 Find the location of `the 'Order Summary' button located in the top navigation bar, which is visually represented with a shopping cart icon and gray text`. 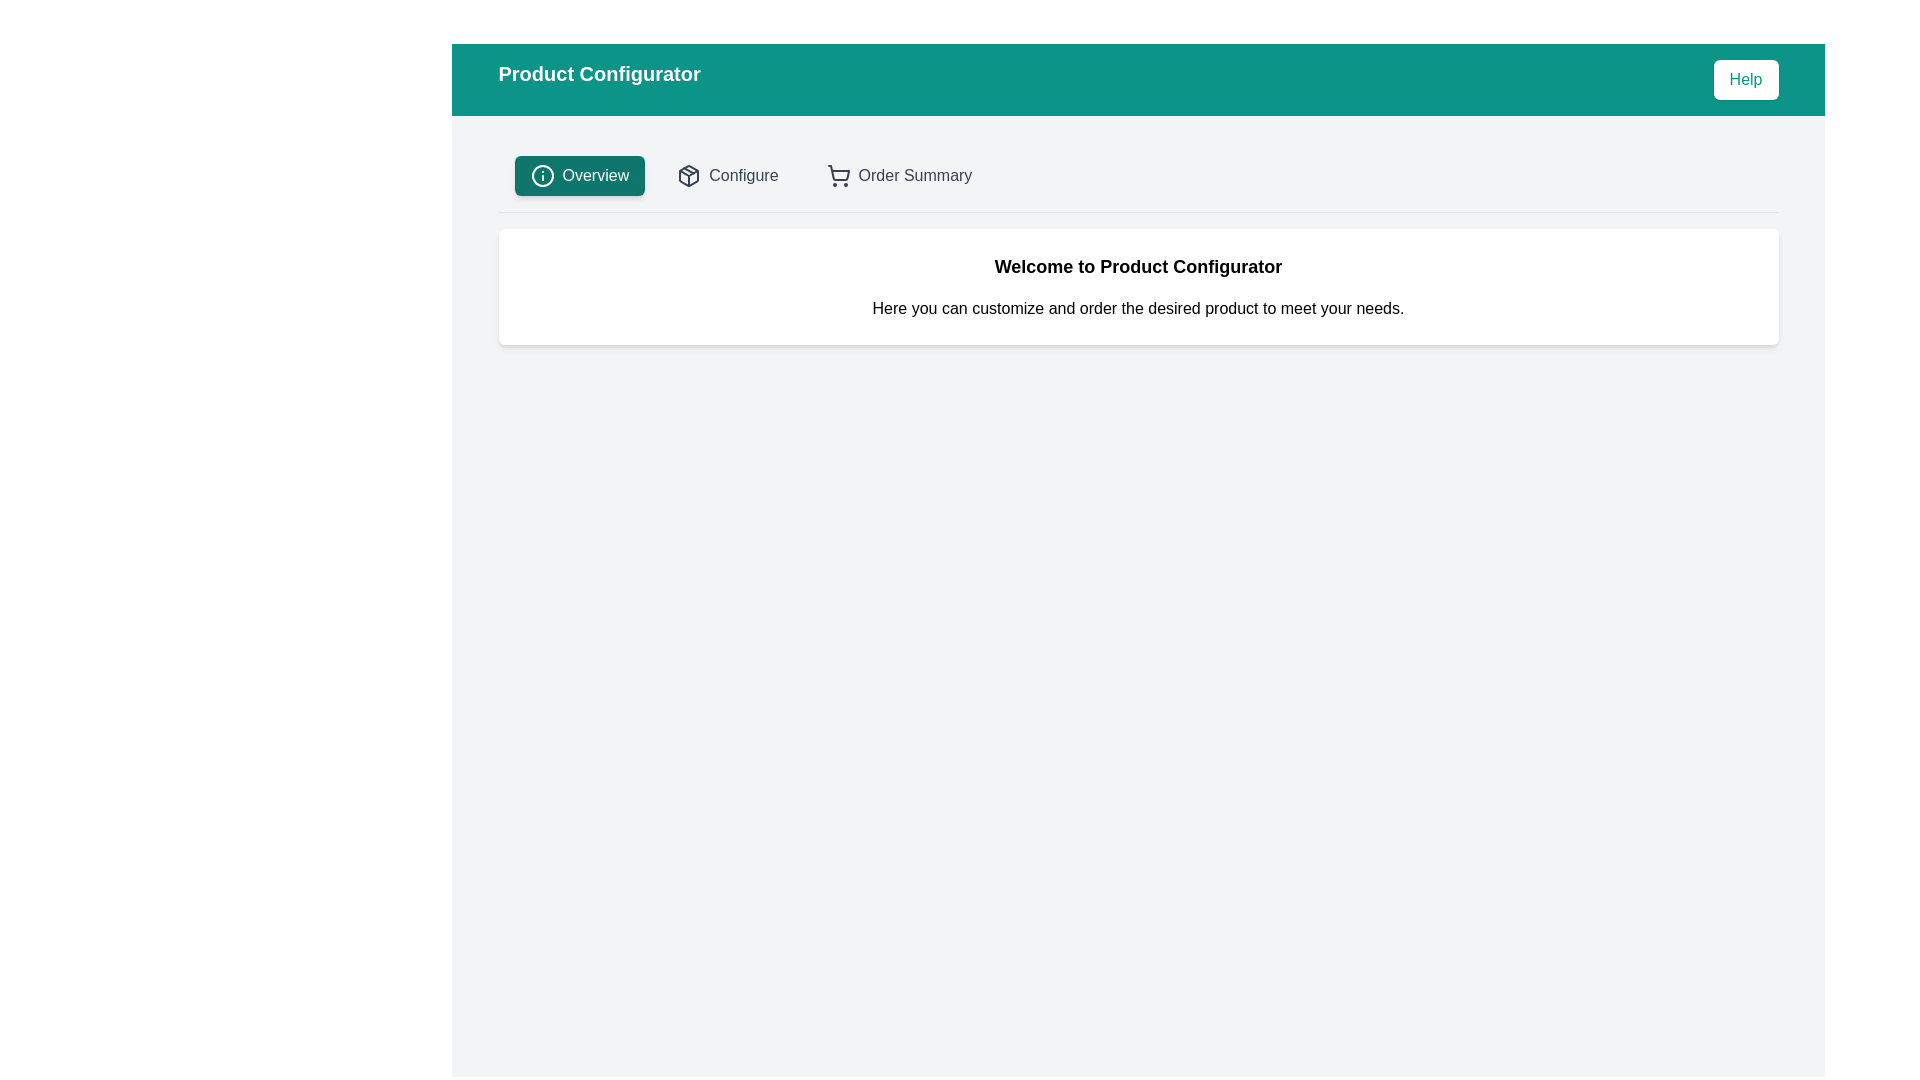

the 'Order Summary' button located in the top navigation bar, which is visually represented with a shopping cart icon and gray text is located at coordinates (898, 175).